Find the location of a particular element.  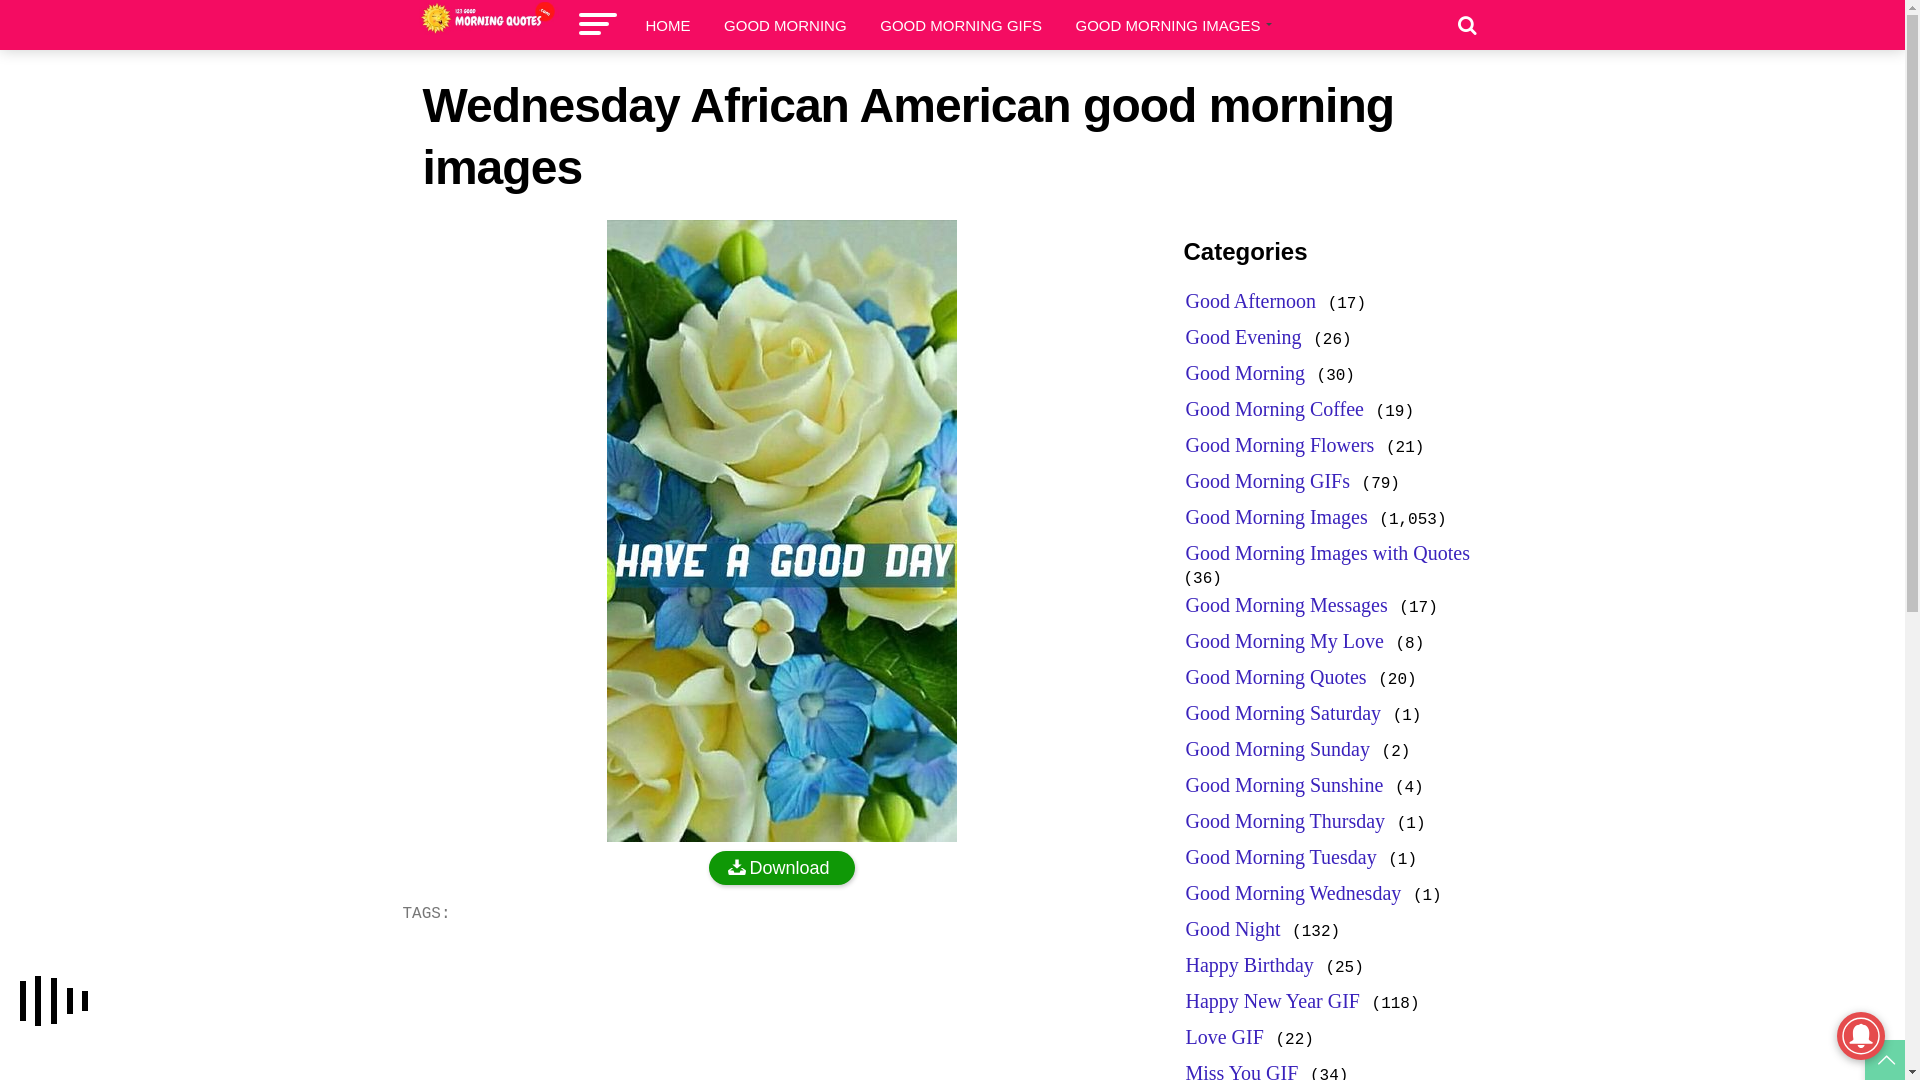

'Good Evening' is located at coordinates (1242, 335).